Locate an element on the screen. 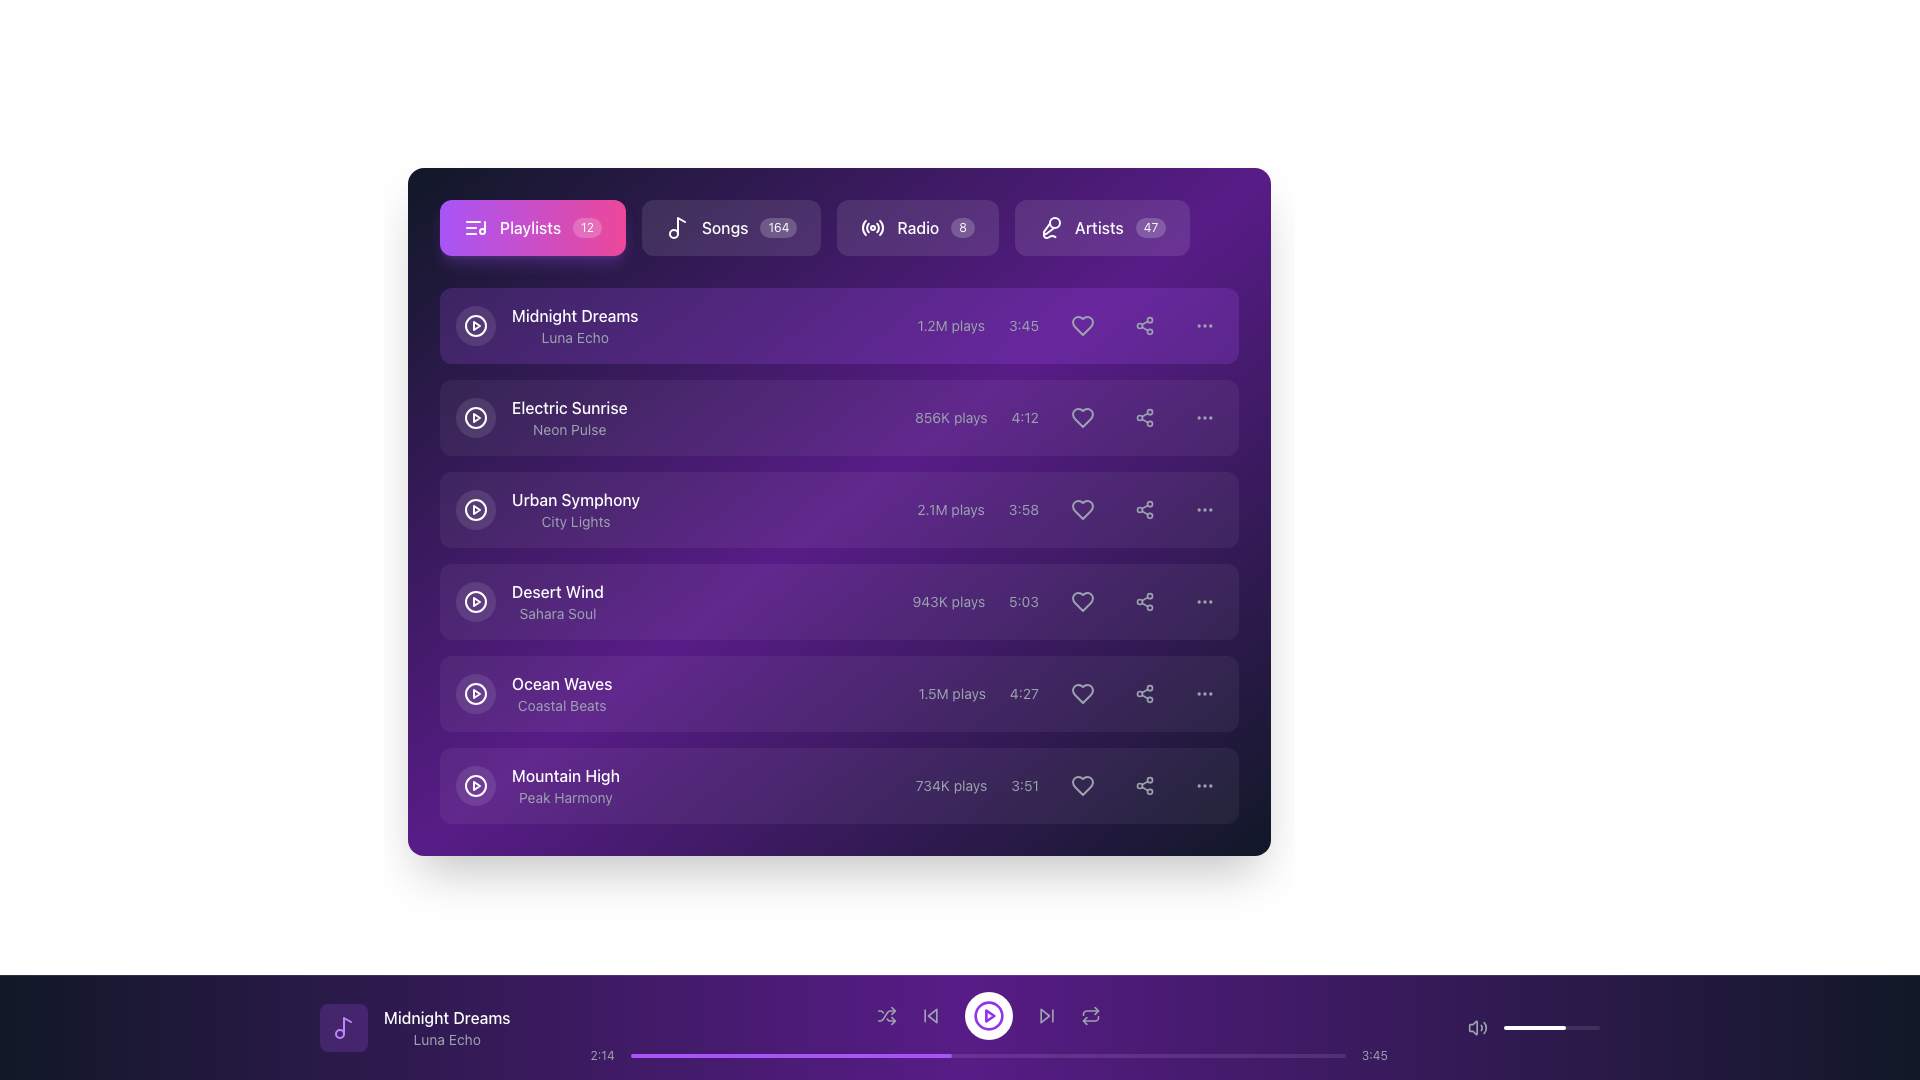 Image resolution: width=1920 pixels, height=1080 pixels. the circular outline within the SVG play button located to the left of the text 'Urban Symphony' is located at coordinates (474, 508).